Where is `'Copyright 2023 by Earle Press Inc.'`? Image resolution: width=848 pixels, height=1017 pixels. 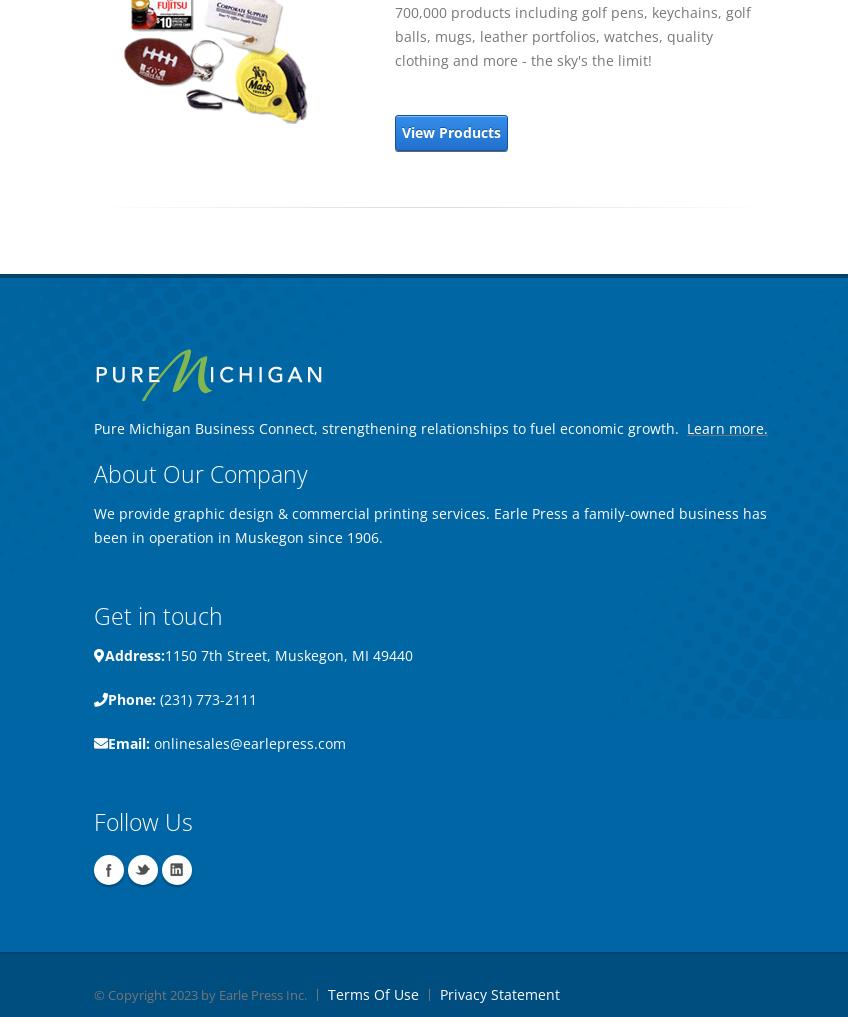 'Copyright 2023 by Earle Press Inc.' is located at coordinates (207, 995).